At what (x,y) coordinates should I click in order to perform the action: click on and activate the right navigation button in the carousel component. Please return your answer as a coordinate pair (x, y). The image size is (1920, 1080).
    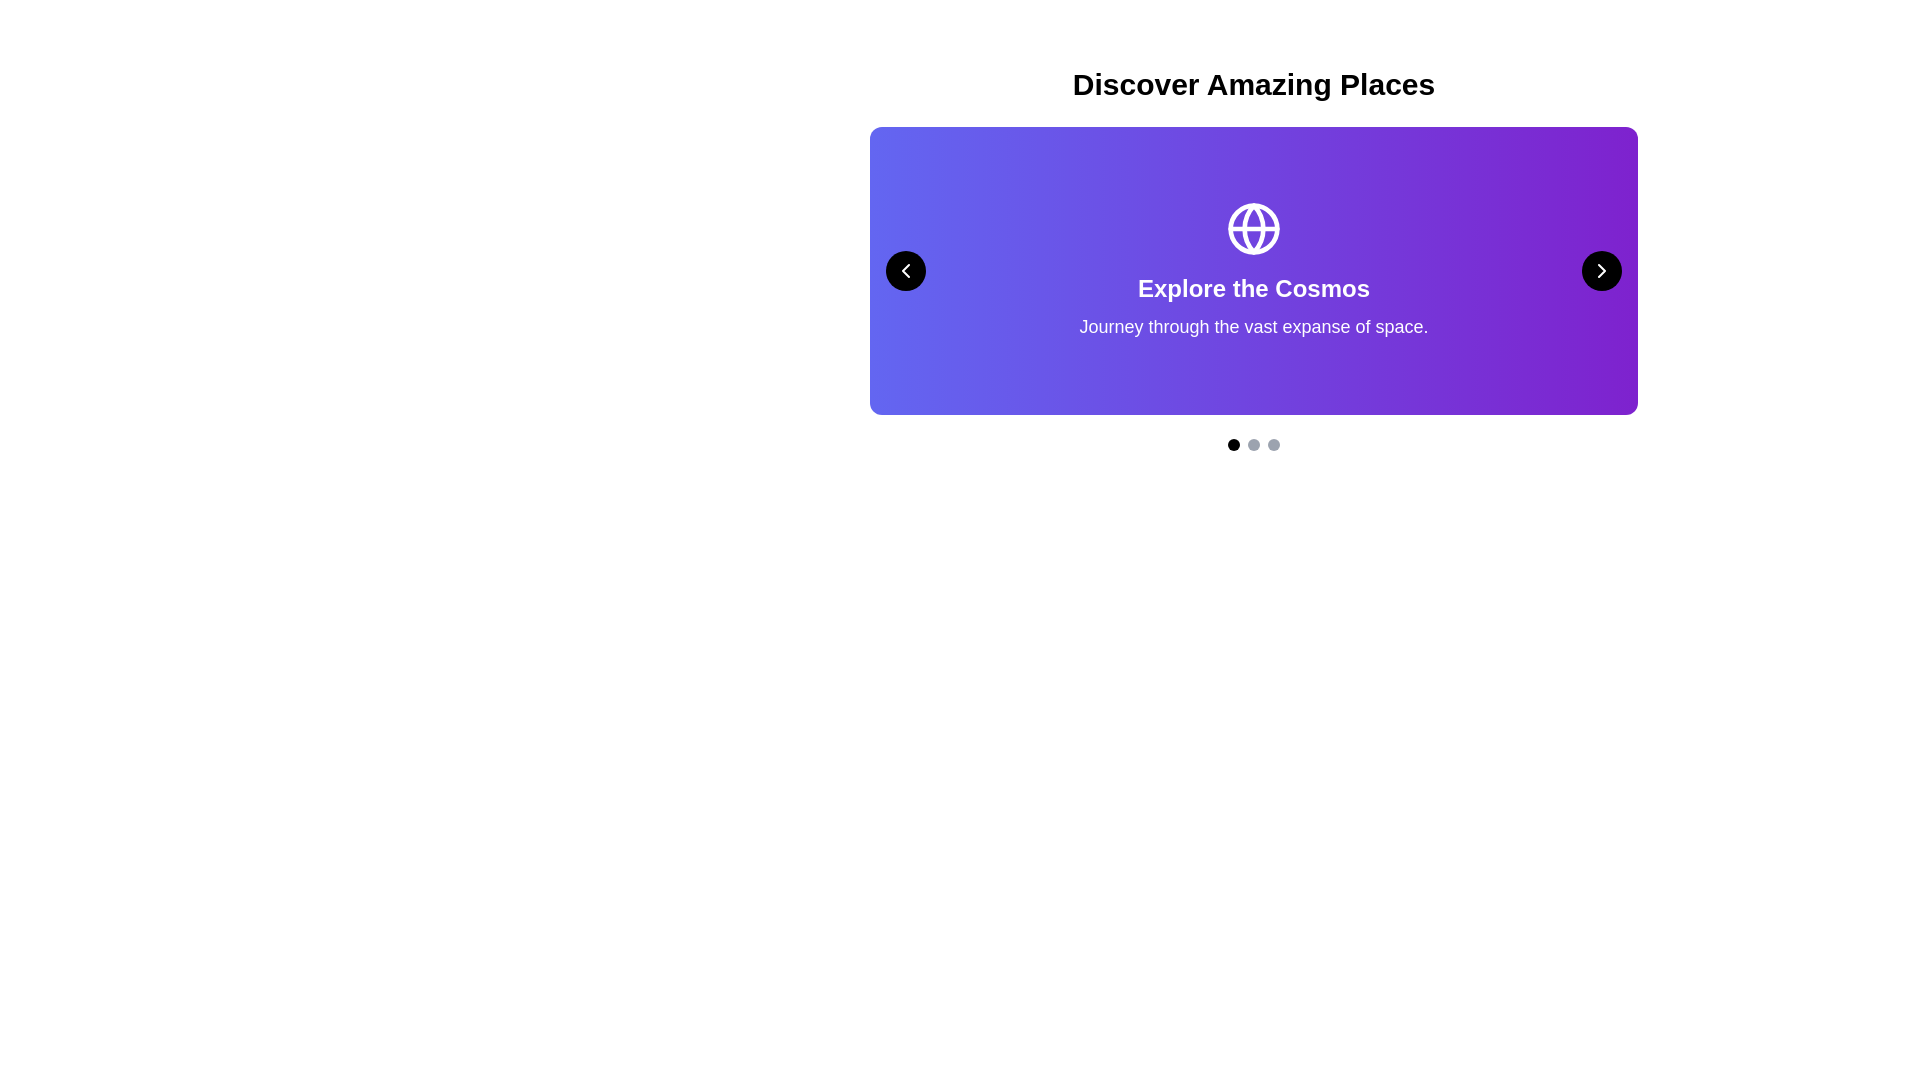
    Looking at the image, I should click on (1602, 270).